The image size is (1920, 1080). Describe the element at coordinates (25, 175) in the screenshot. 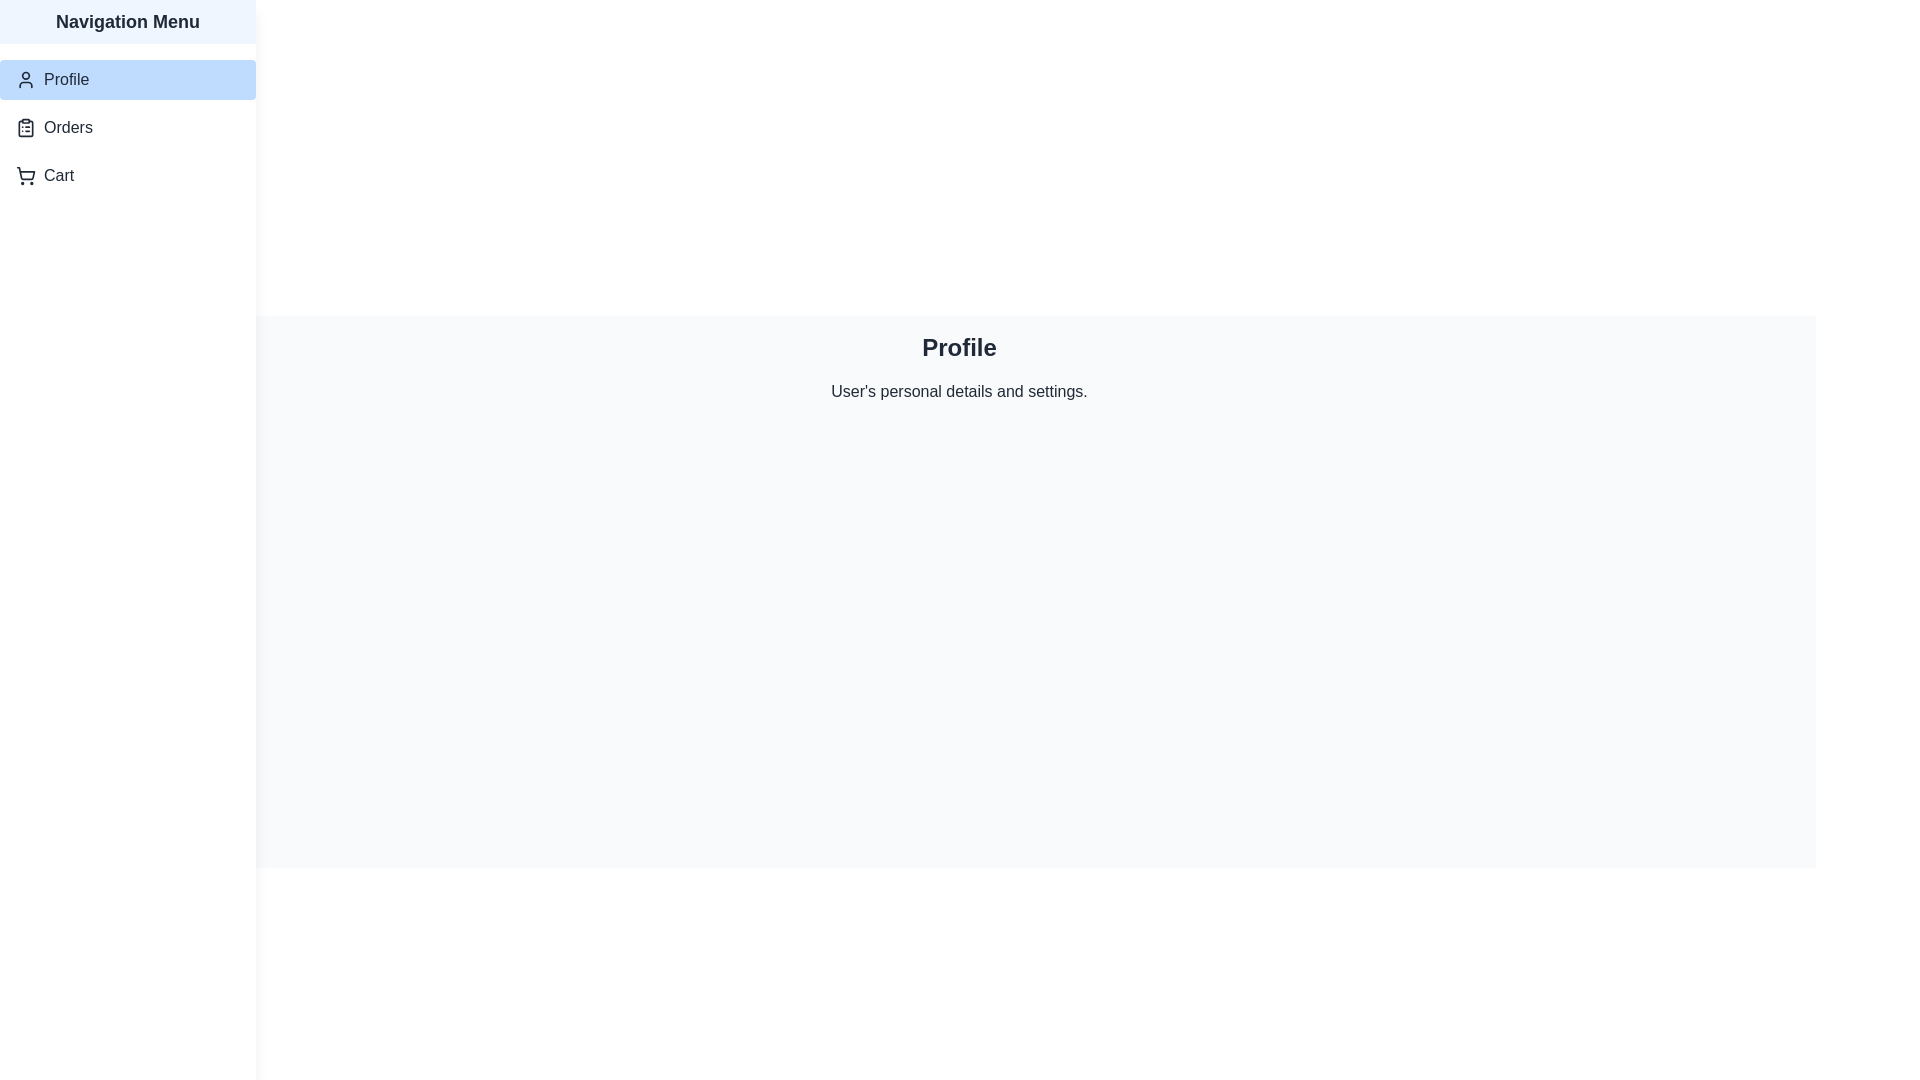

I see `the shopping cart icon located in the navigation menu, positioned immediately to the left of the 'Cart' text label` at that location.